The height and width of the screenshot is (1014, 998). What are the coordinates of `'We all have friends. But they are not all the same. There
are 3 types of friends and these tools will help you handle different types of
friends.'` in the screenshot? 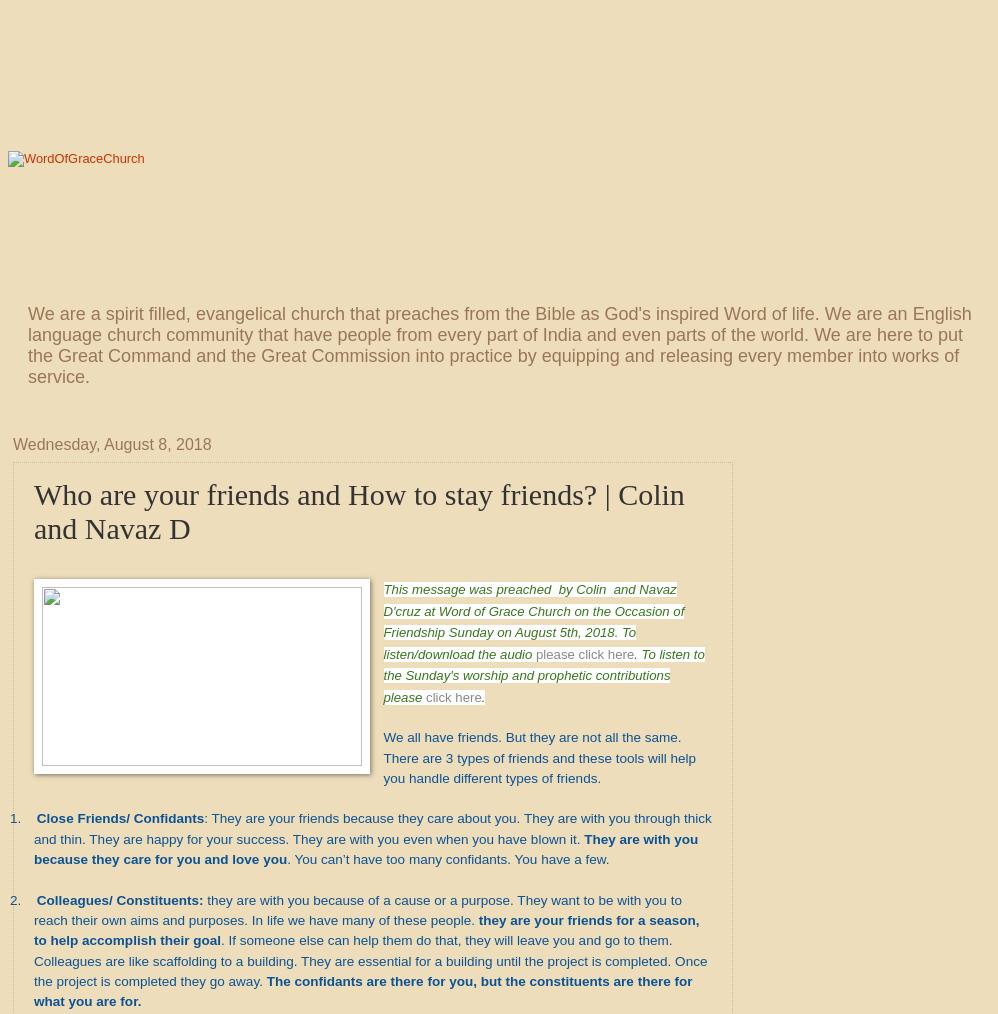 It's located at (382, 756).